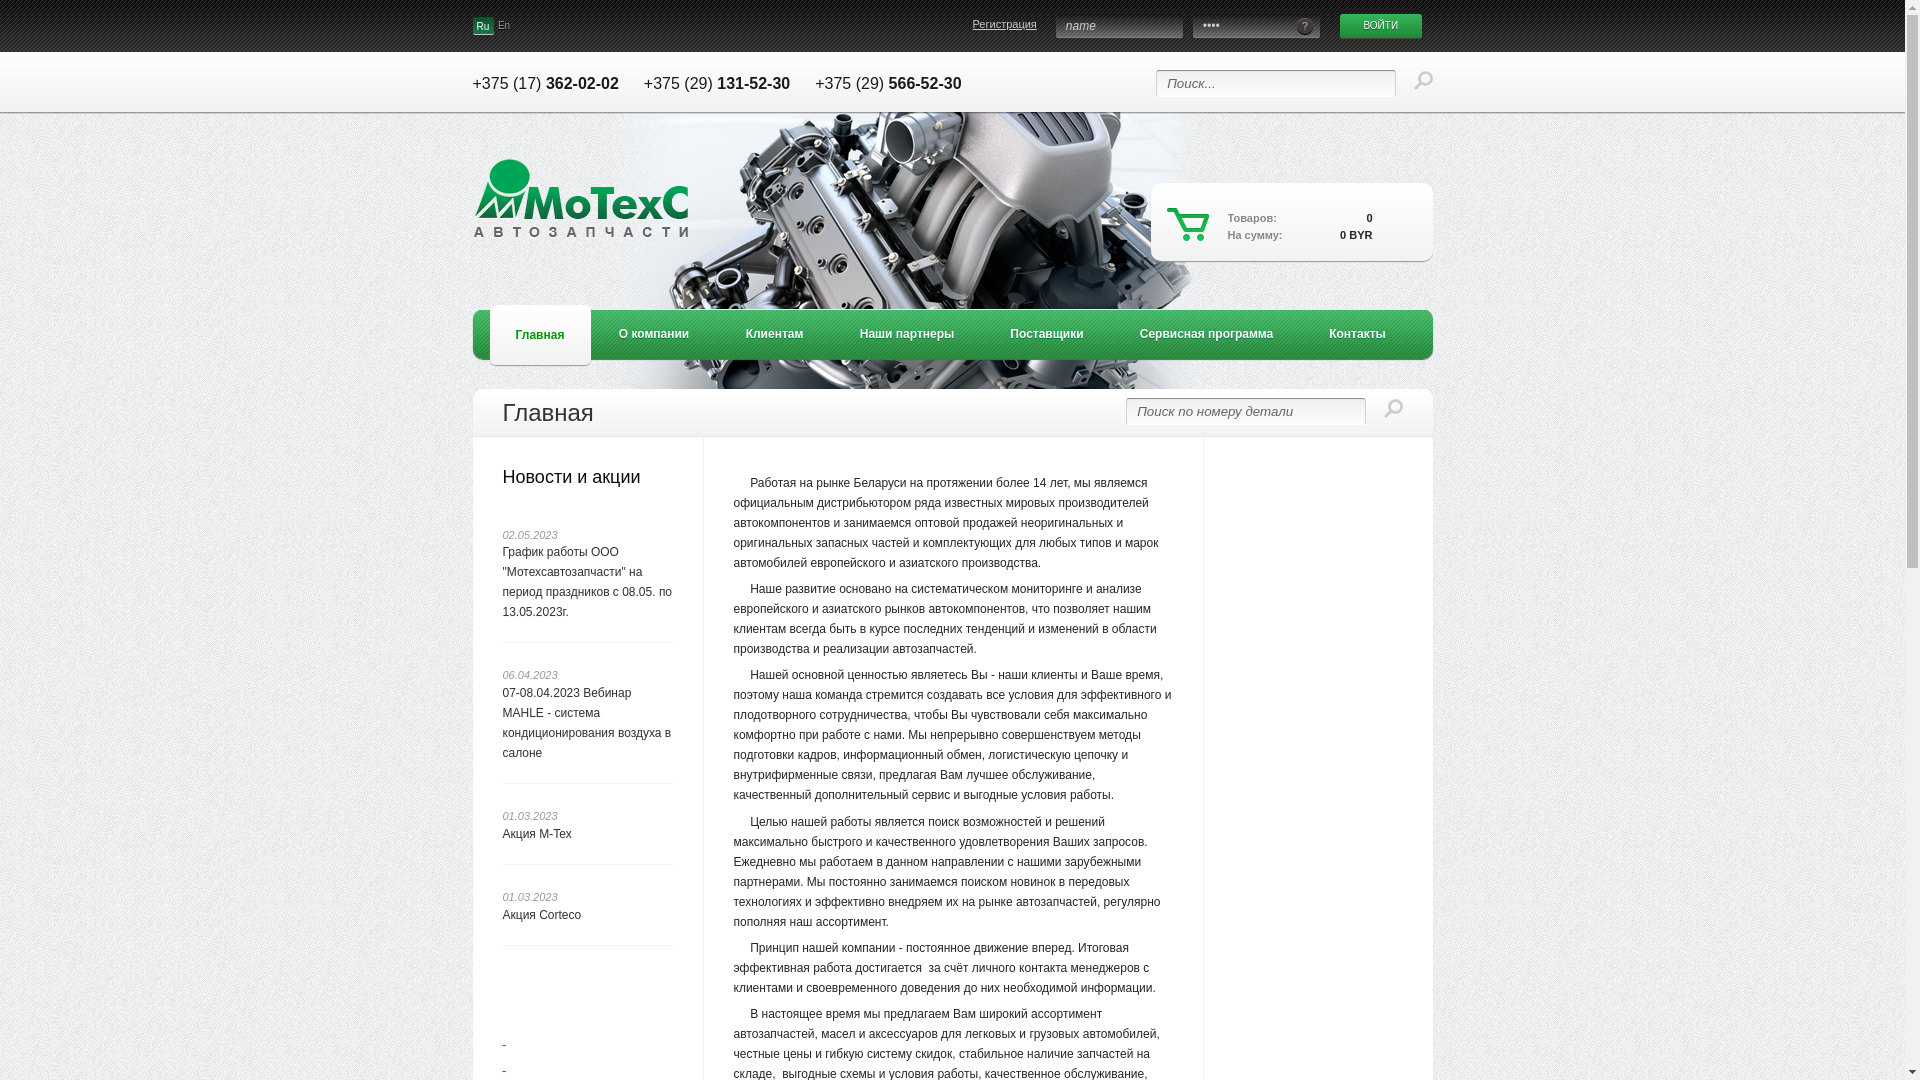  I want to click on '   ', so click(585, 1052).